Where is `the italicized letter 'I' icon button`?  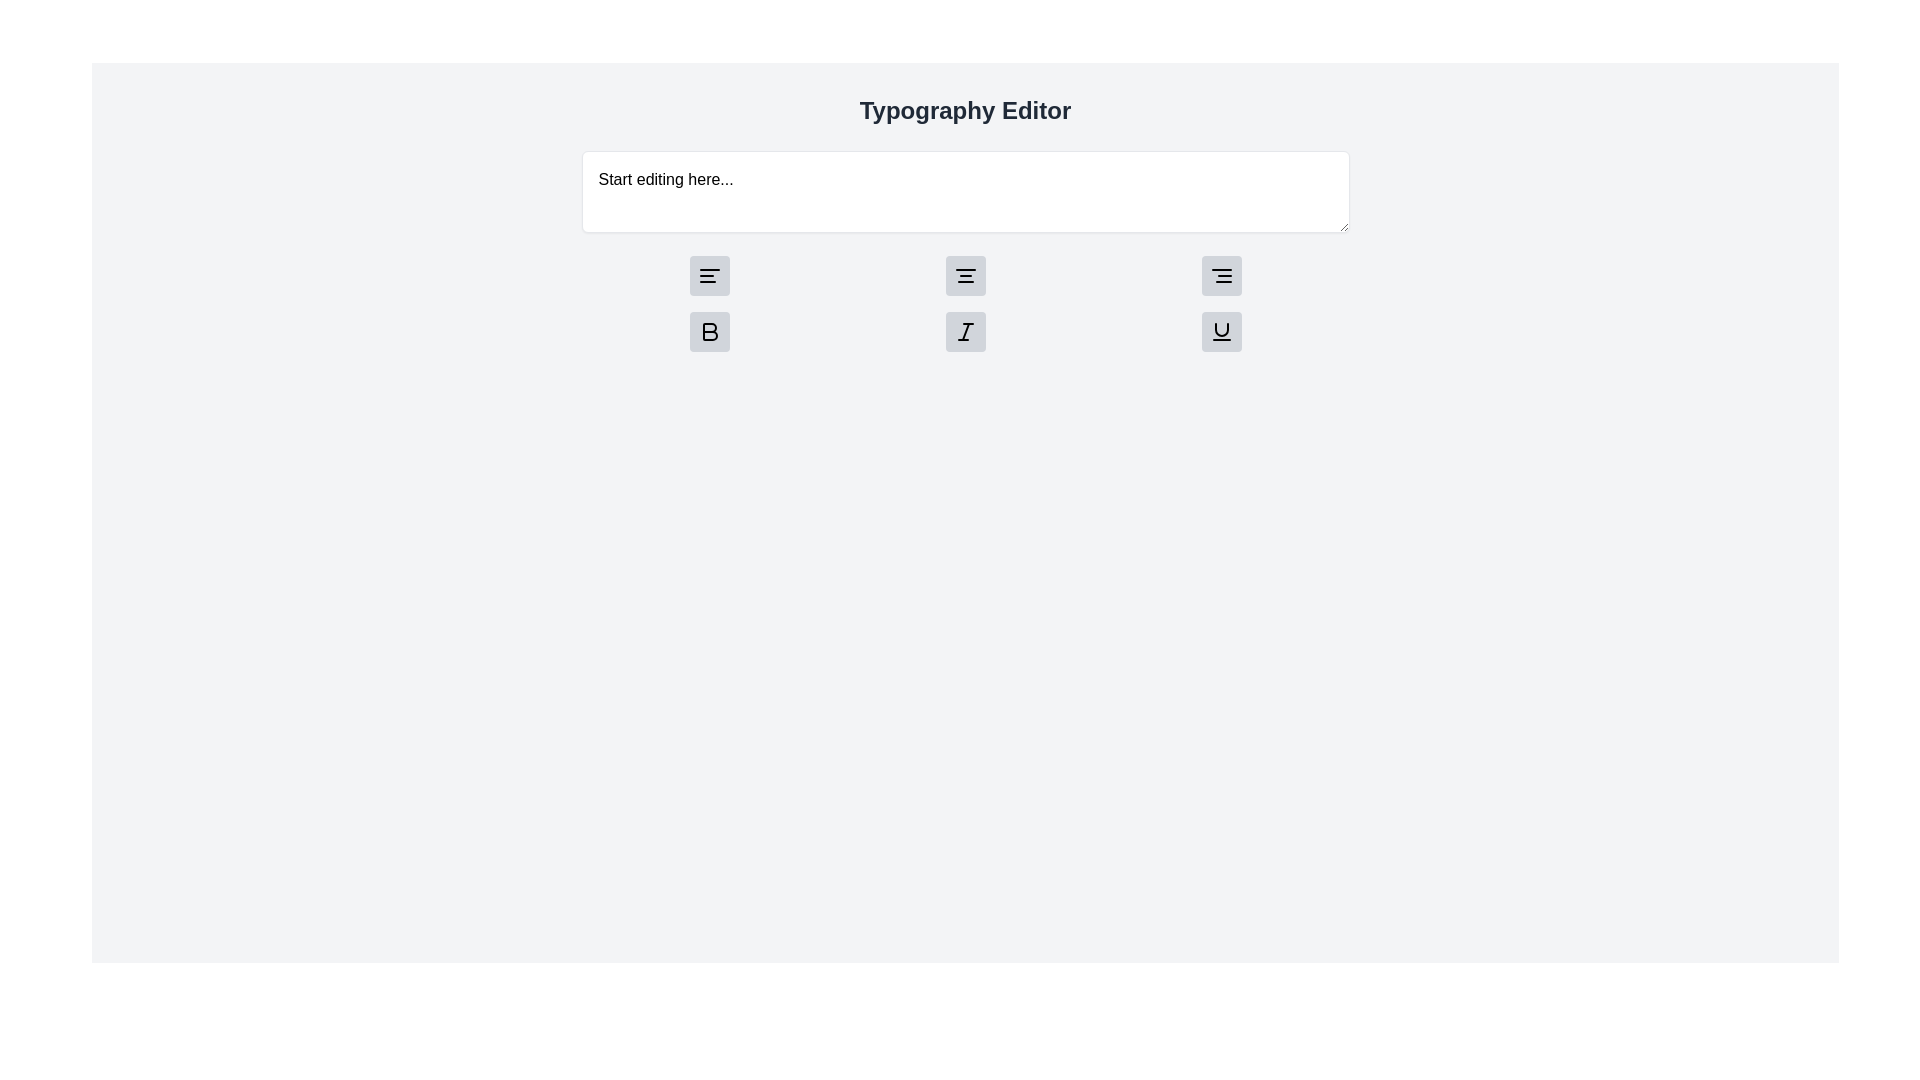 the italicized letter 'I' icon button is located at coordinates (965, 330).